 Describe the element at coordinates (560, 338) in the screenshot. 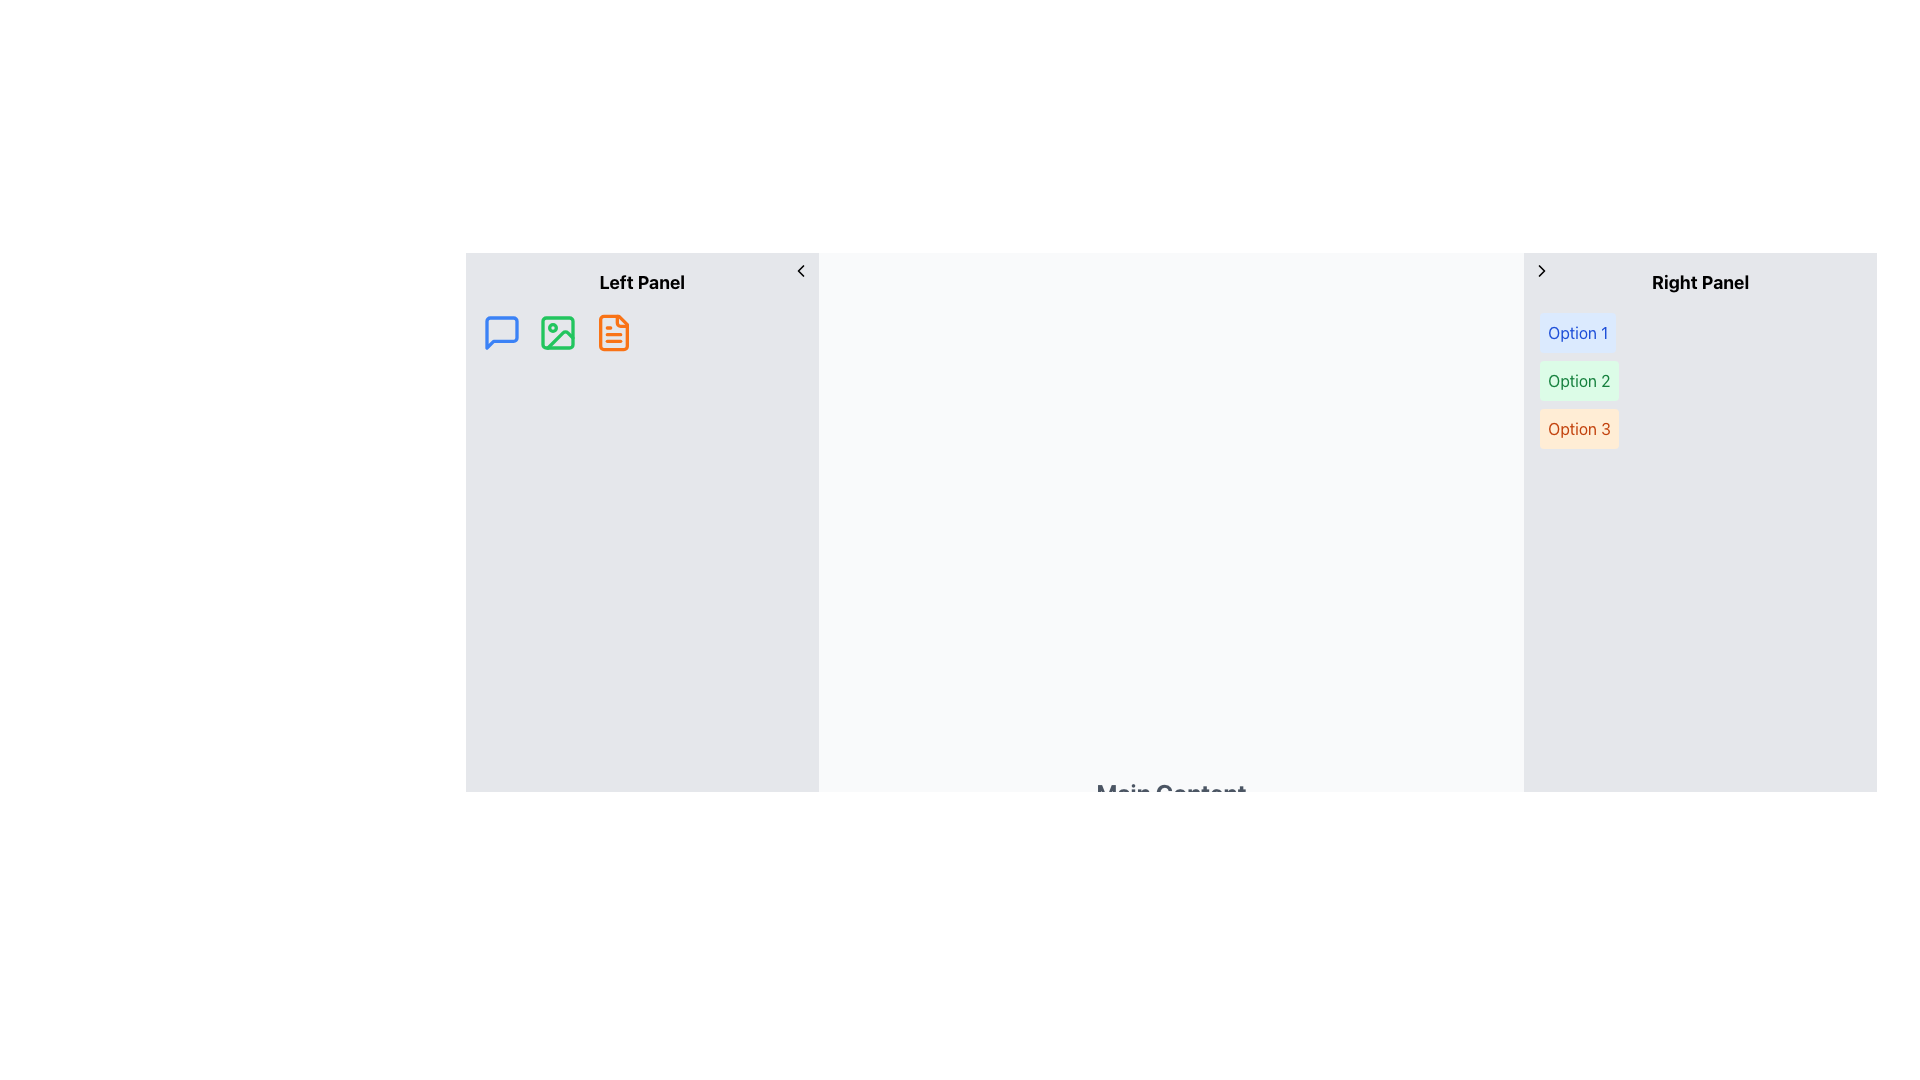

I see `decorative curve element within the green image icon, which is the second icon in the left panel of the interface, using developer tools` at that location.